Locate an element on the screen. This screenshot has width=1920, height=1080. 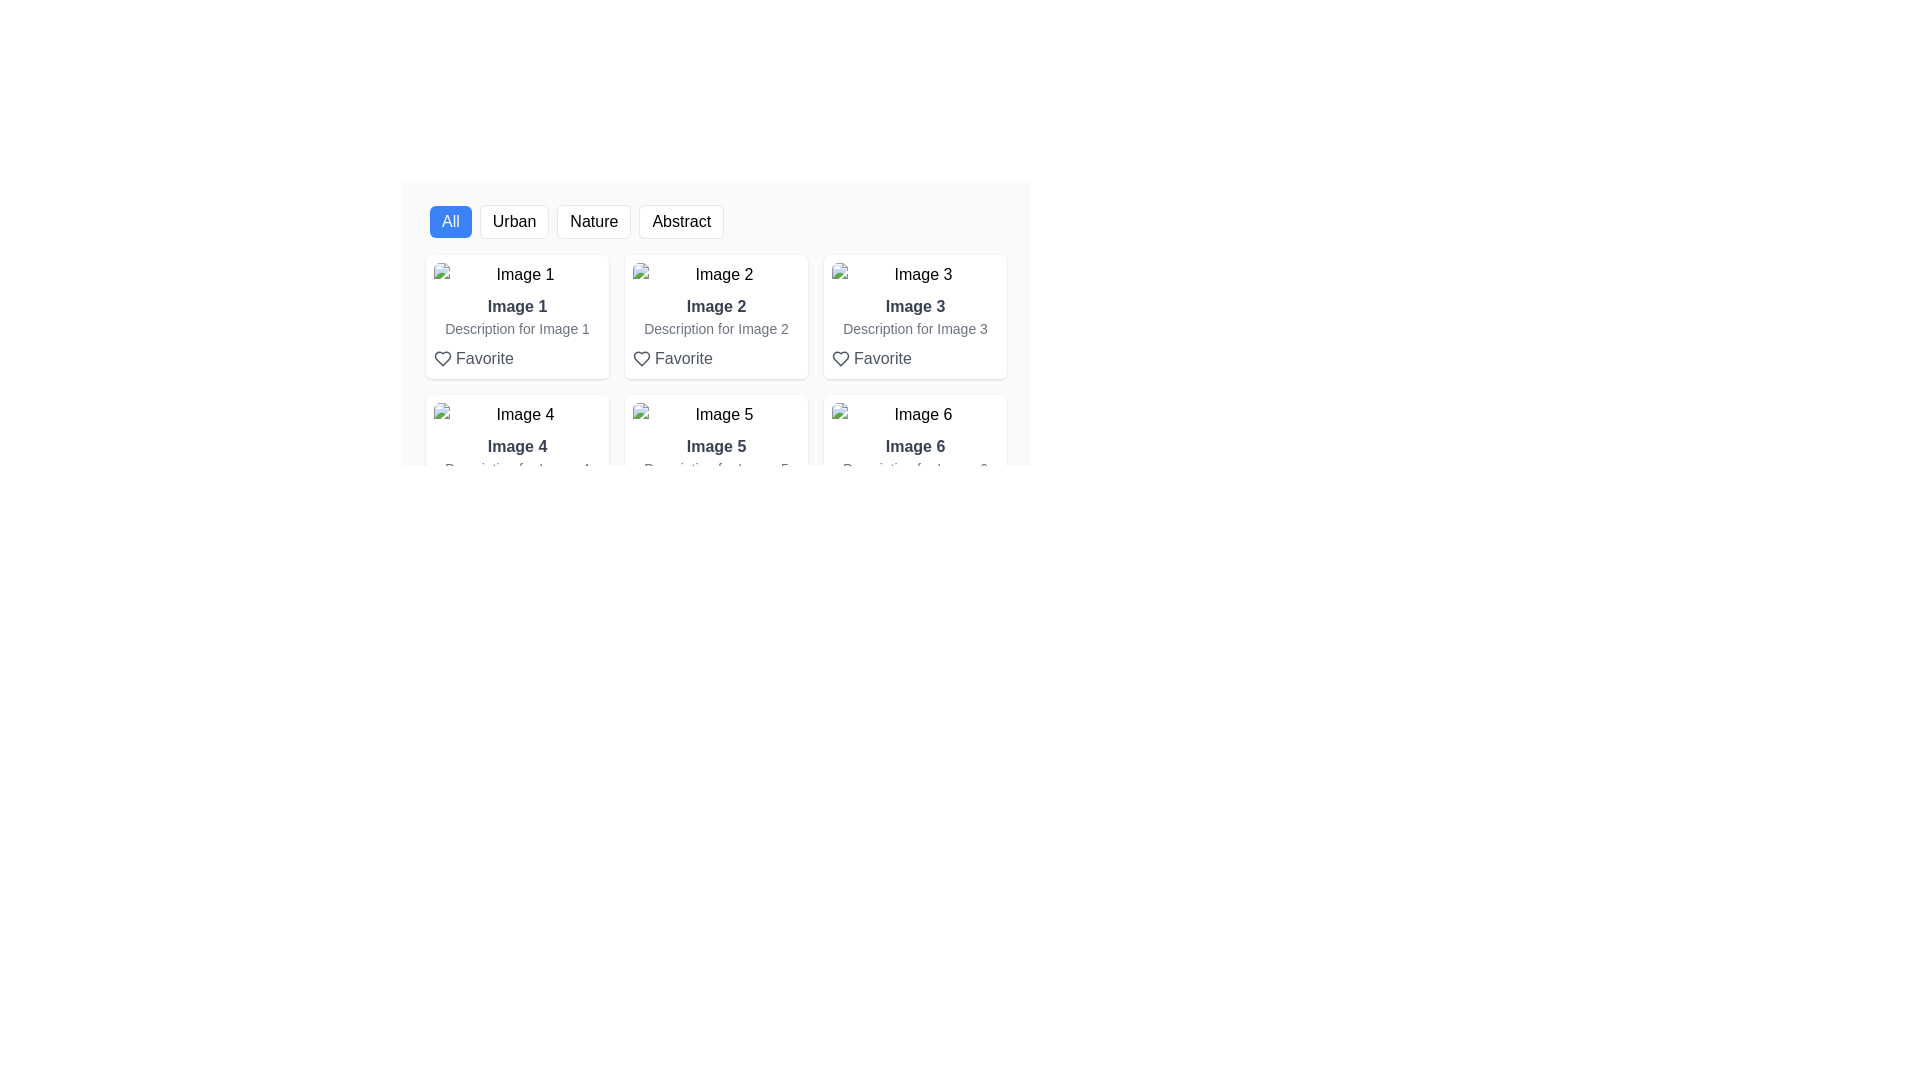
text content from the Text block displaying 'Image 1' and its description in the first card of the grid layout, located below the image and above the 'Favorite' label is located at coordinates (517, 331).